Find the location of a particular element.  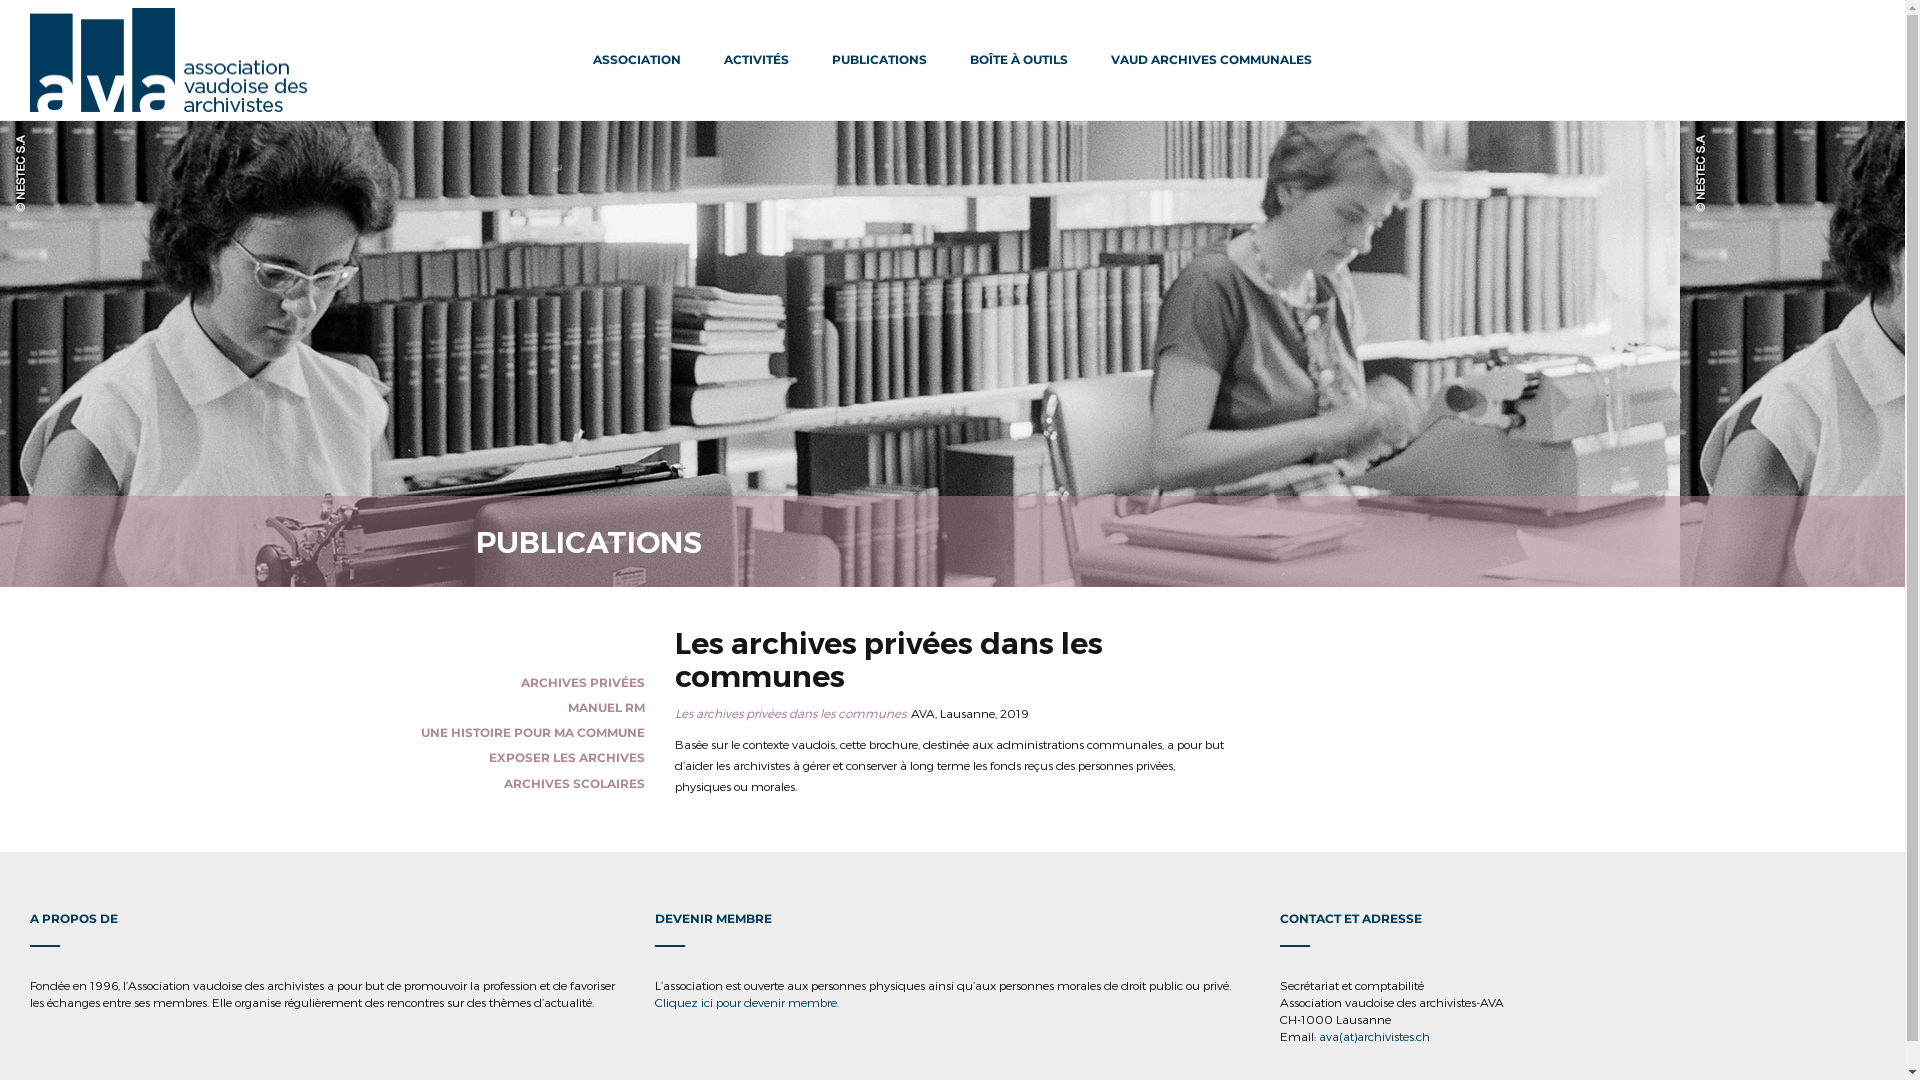

'VAUD ARCHIVES COMMUNALES' is located at coordinates (1210, 59).